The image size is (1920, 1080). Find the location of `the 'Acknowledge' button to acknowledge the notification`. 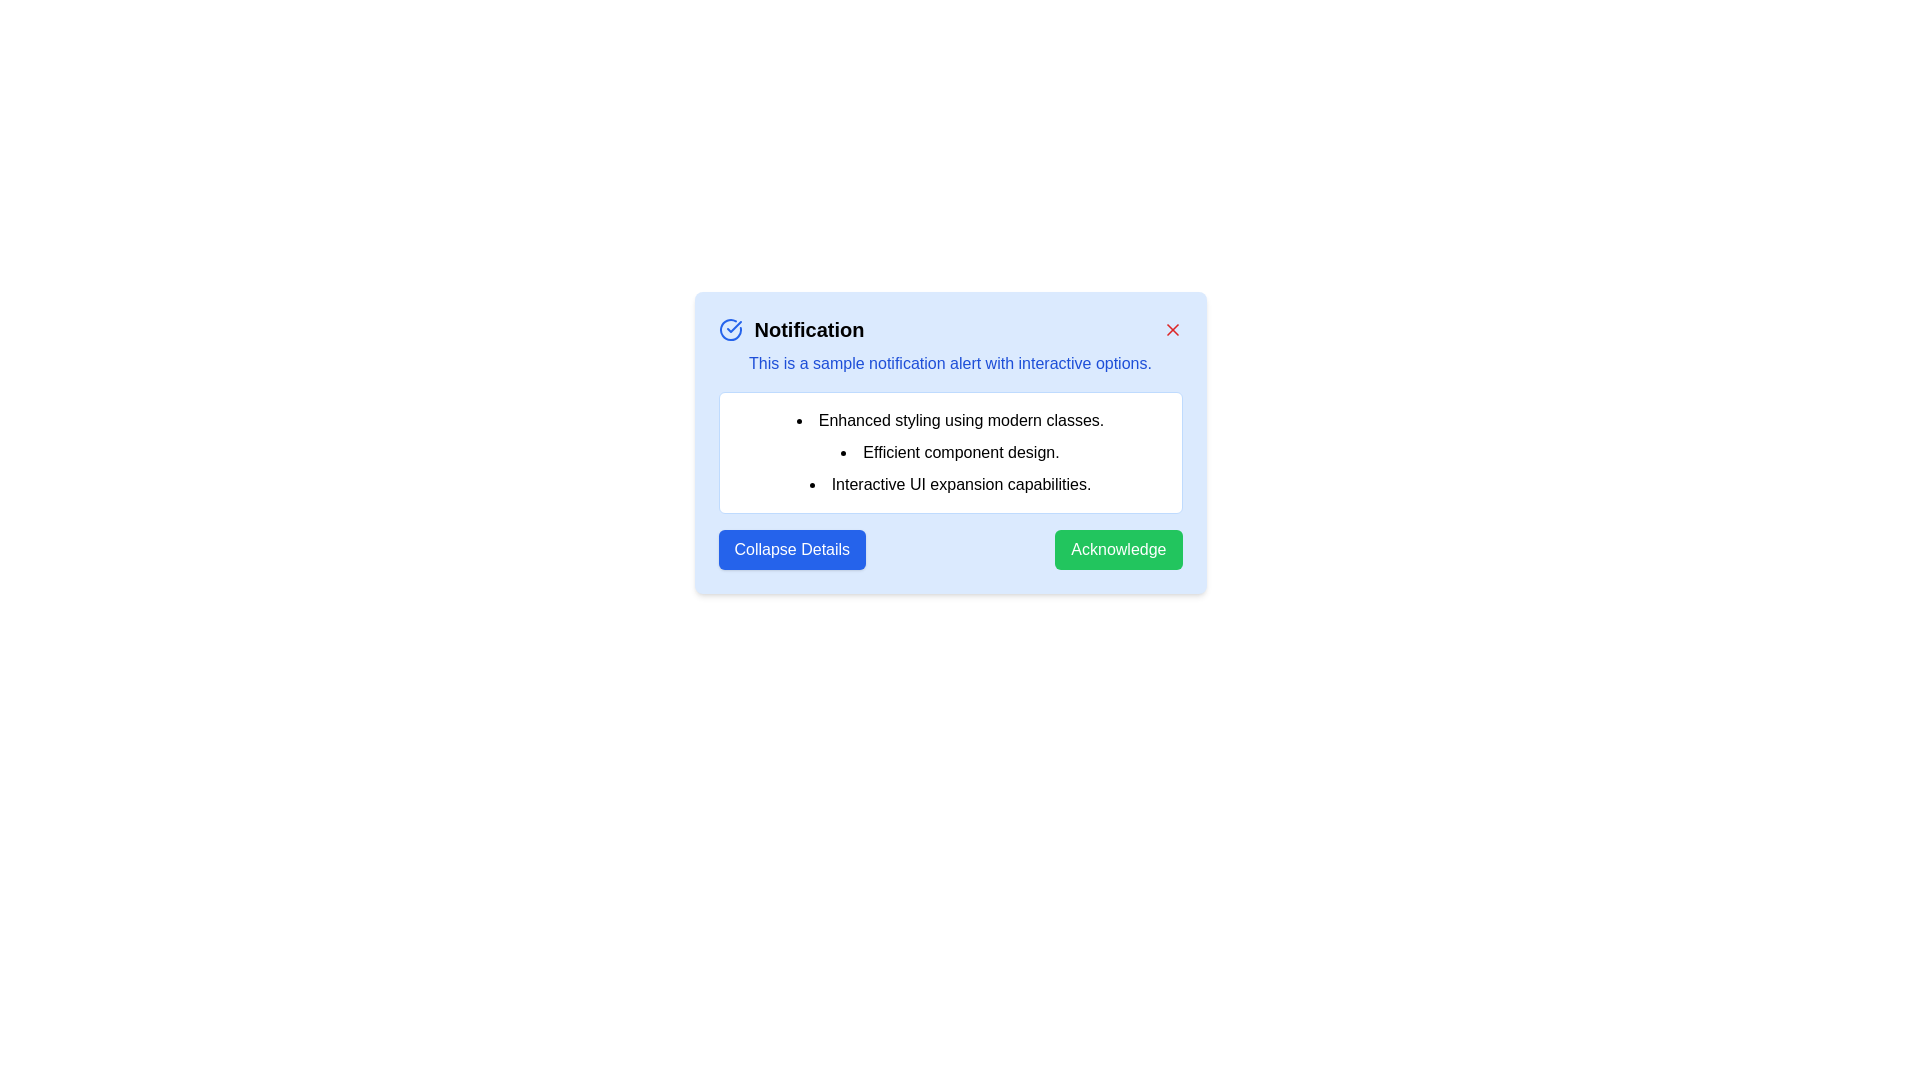

the 'Acknowledge' button to acknowledge the notification is located at coordinates (1117, 550).